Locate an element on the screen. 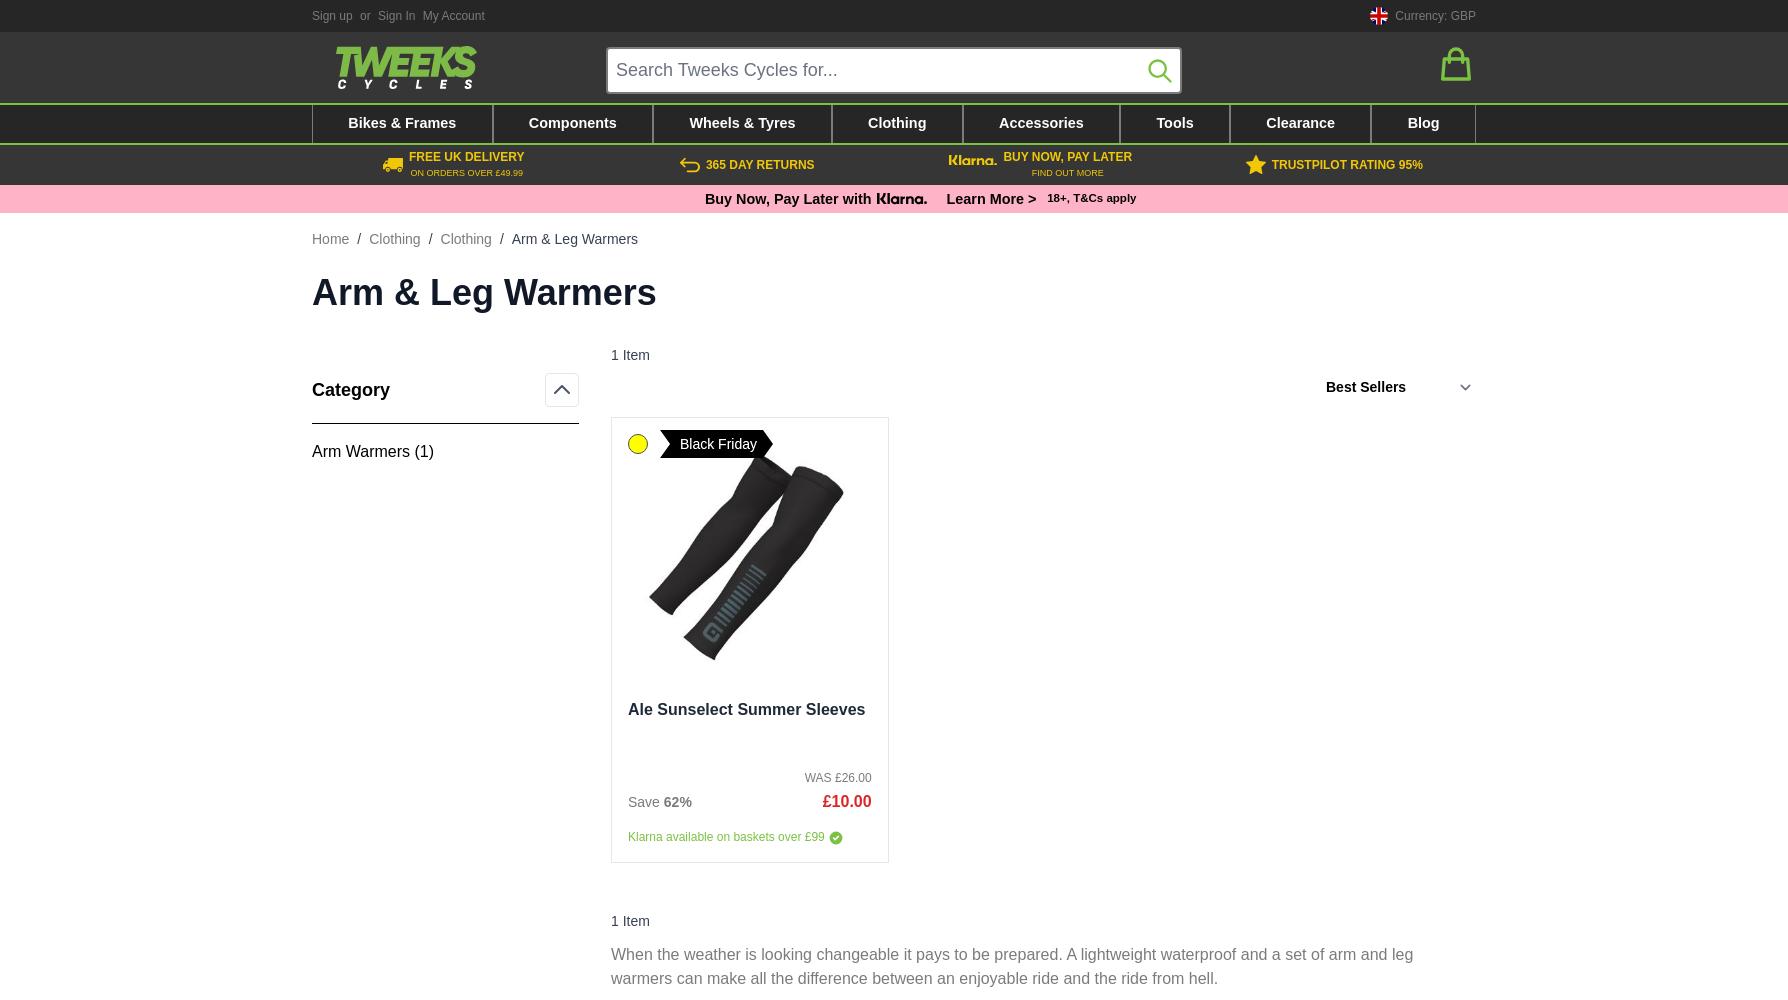 The height and width of the screenshot is (1000, 1788). 'Bikes & Frames' is located at coordinates (400, 122).